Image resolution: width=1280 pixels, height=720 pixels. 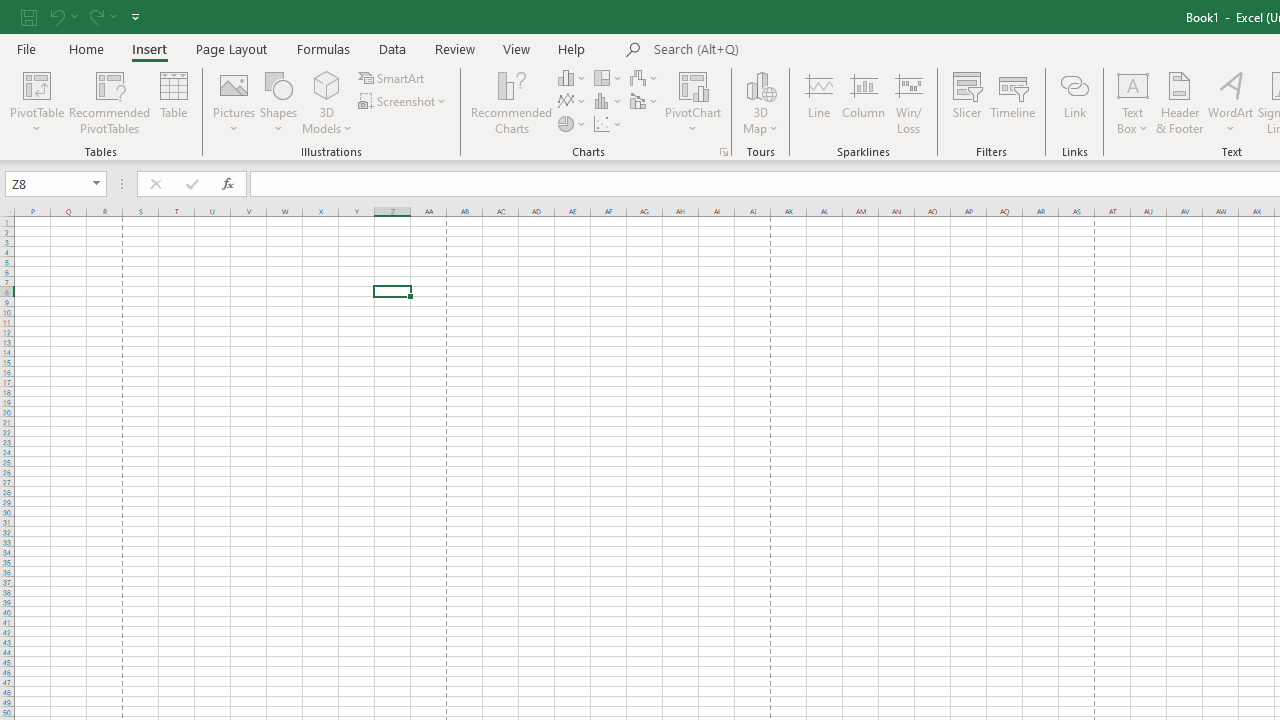 I want to click on 'Insert Pie or Doughnut Chart', so click(x=572, y=124).